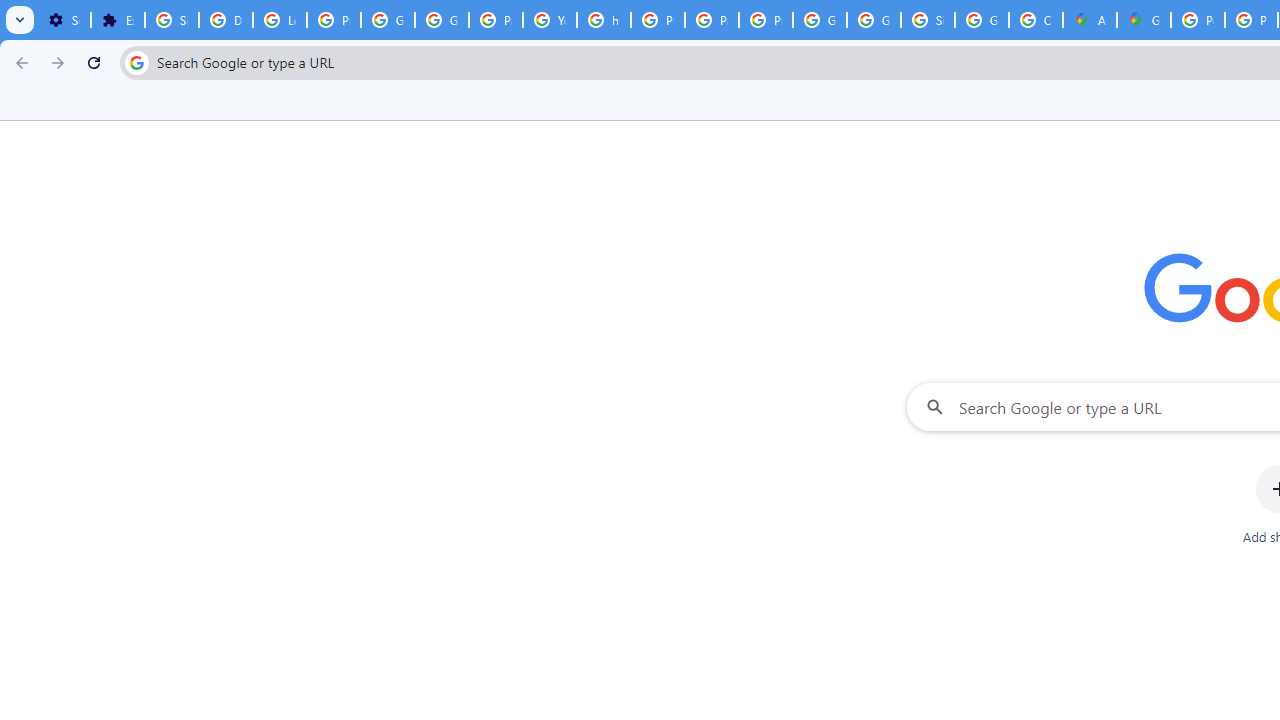  I want to click on 'Settings - On startup', so click(64, 20).